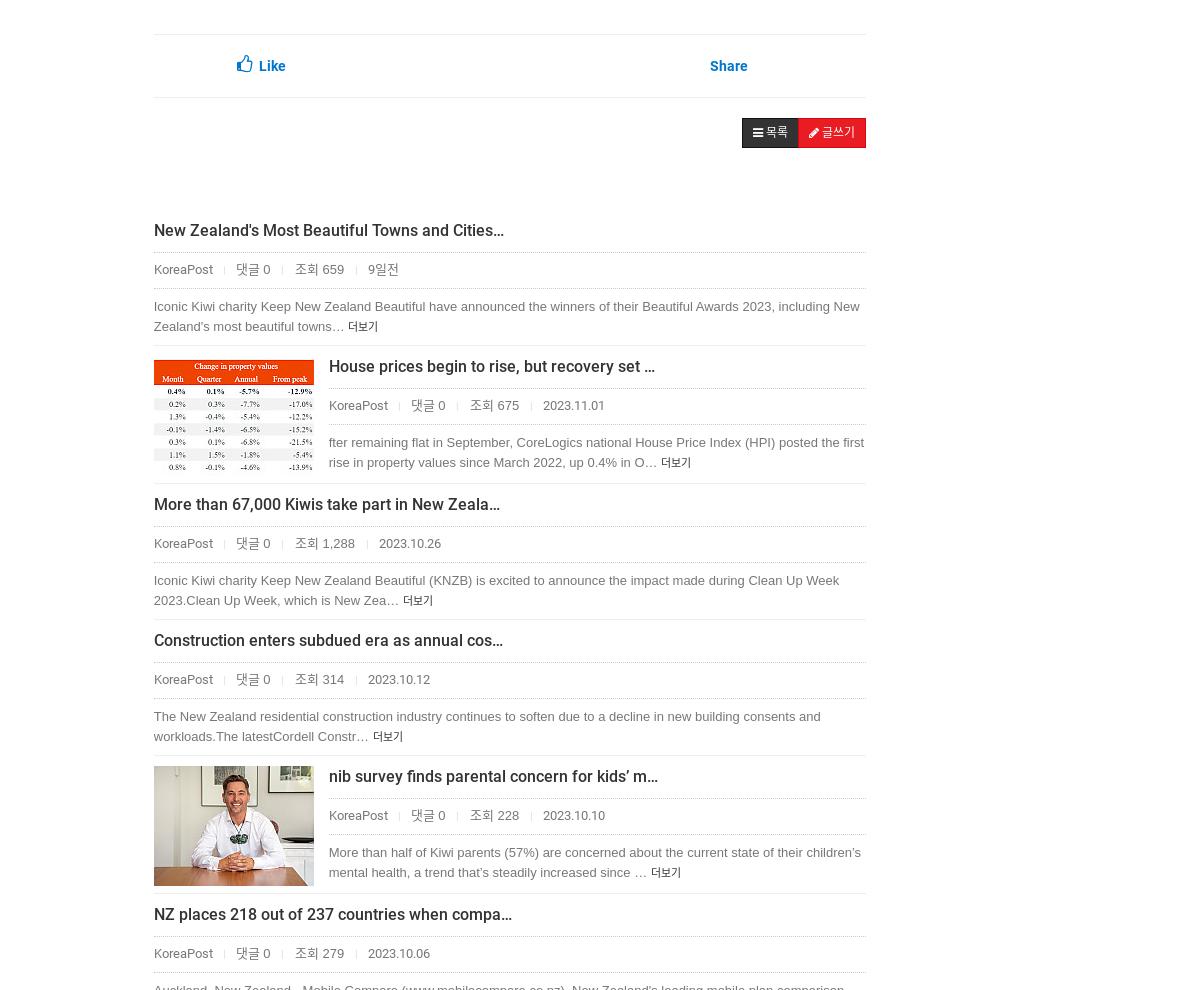  I want to click on 'New Zealand's Most Beautiful Towns and Cities…', so click(327, 229).